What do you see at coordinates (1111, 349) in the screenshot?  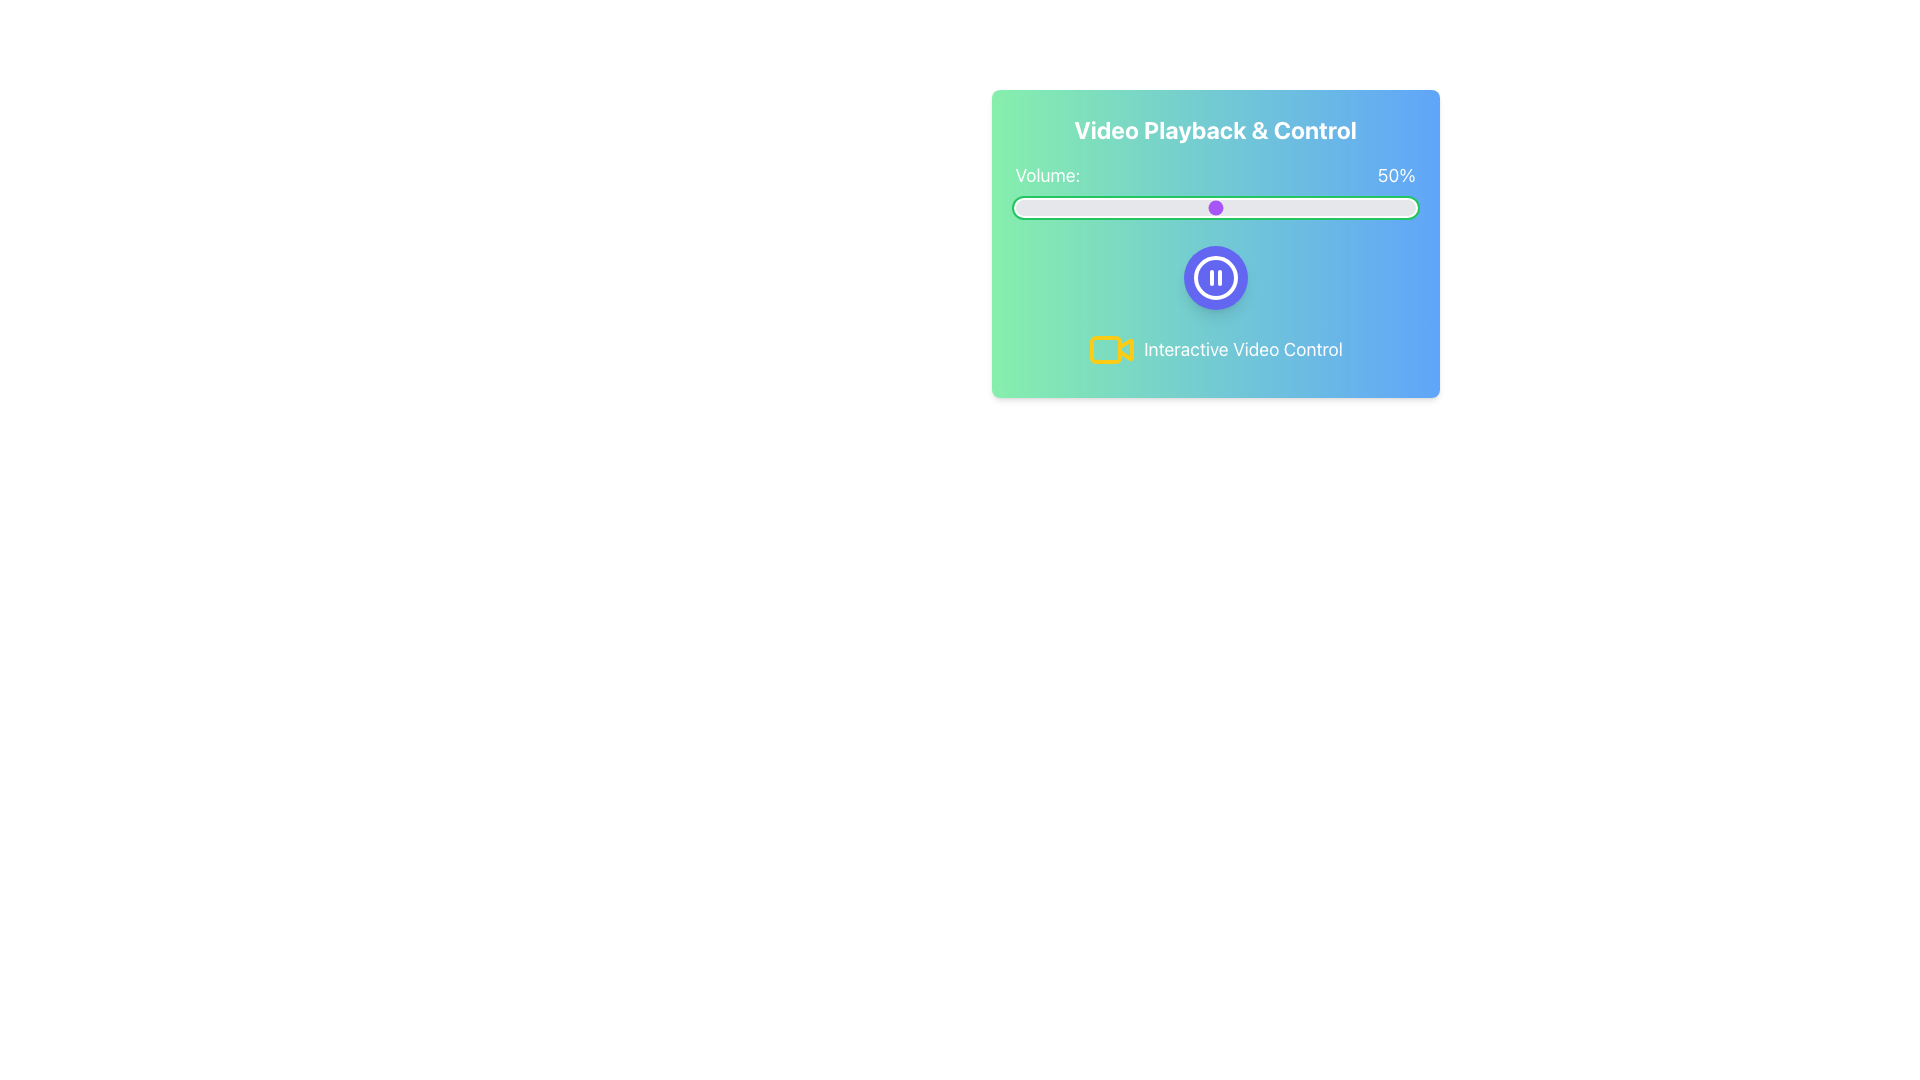 I see `the SVG video camera icon with a yellow outline, located to the left of the 'Interactive Video Control' text in the multimedia control interface` at bounding box center [1111, 349].